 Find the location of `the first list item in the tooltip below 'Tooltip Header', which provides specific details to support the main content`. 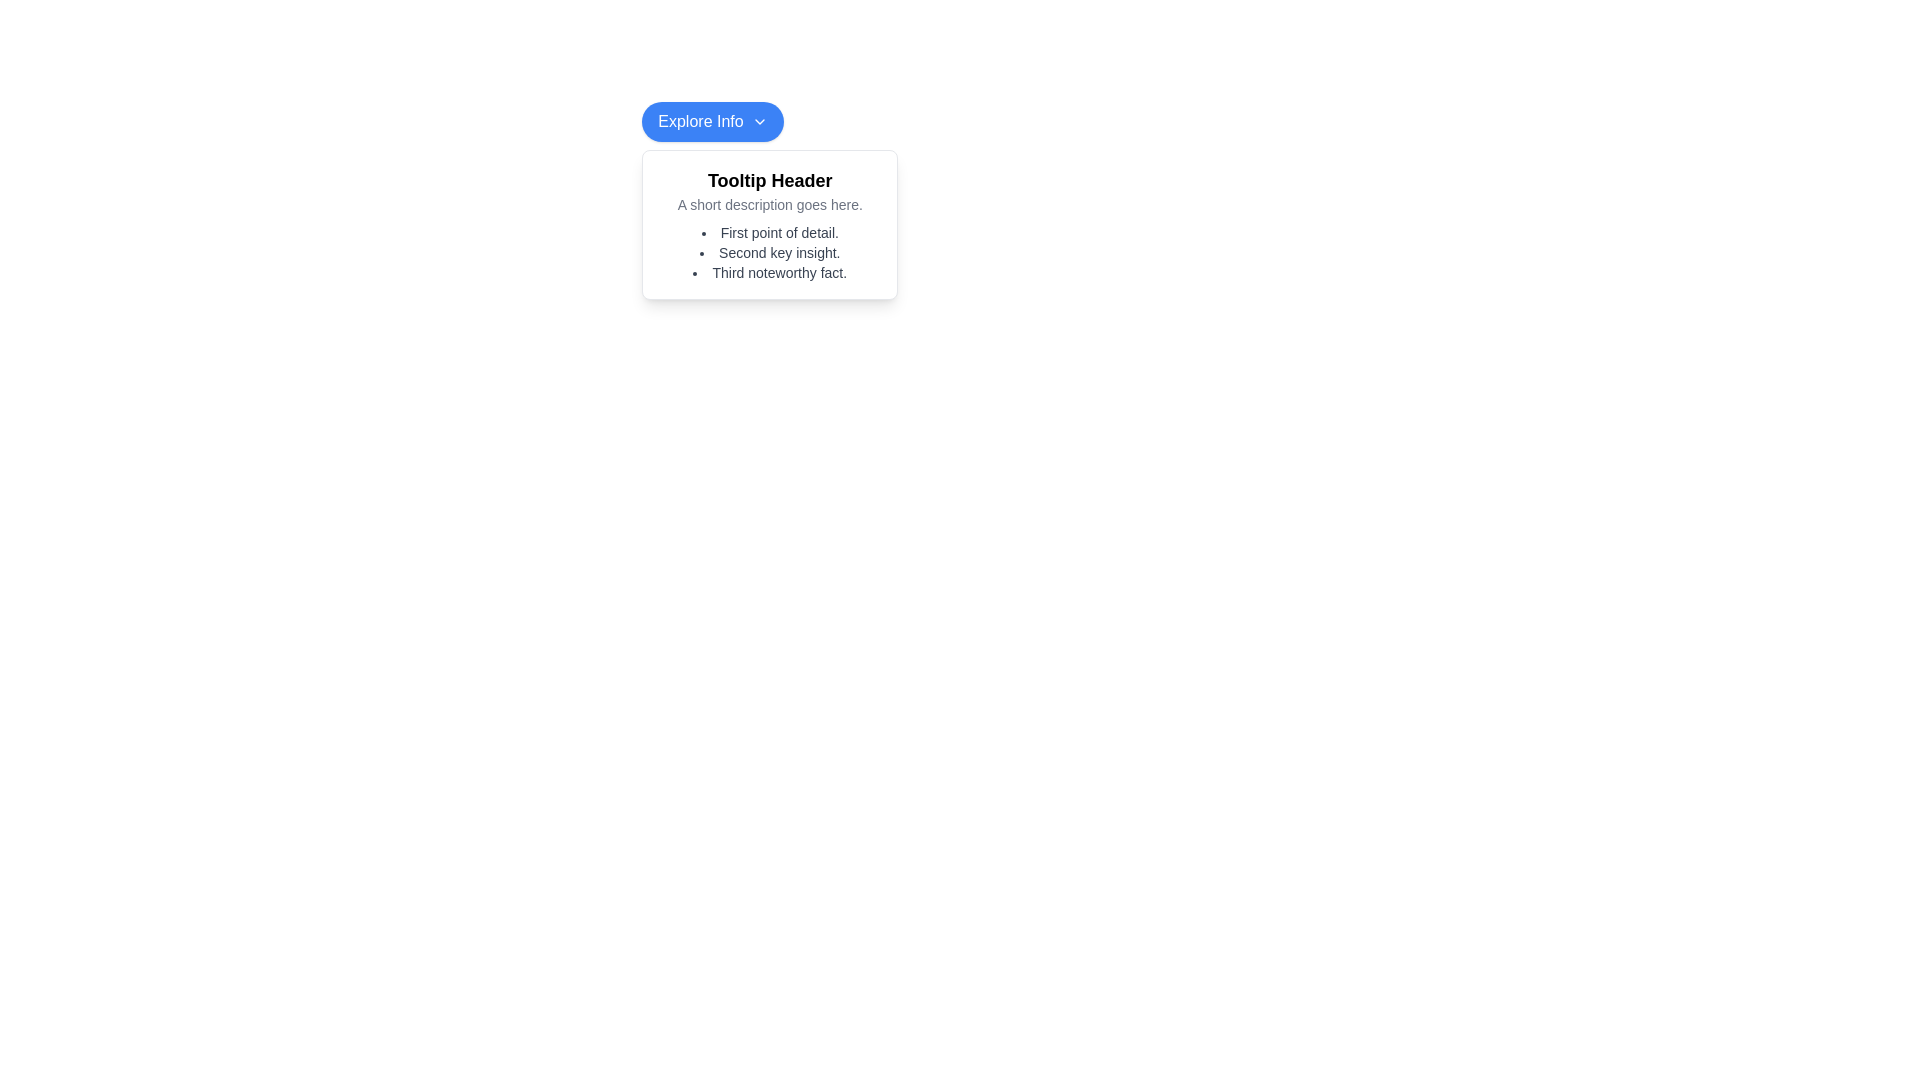

the first list item in the tooltip below 'Tooltip Header', which provides specific details to support the main content is located at coordinates (769, 231).